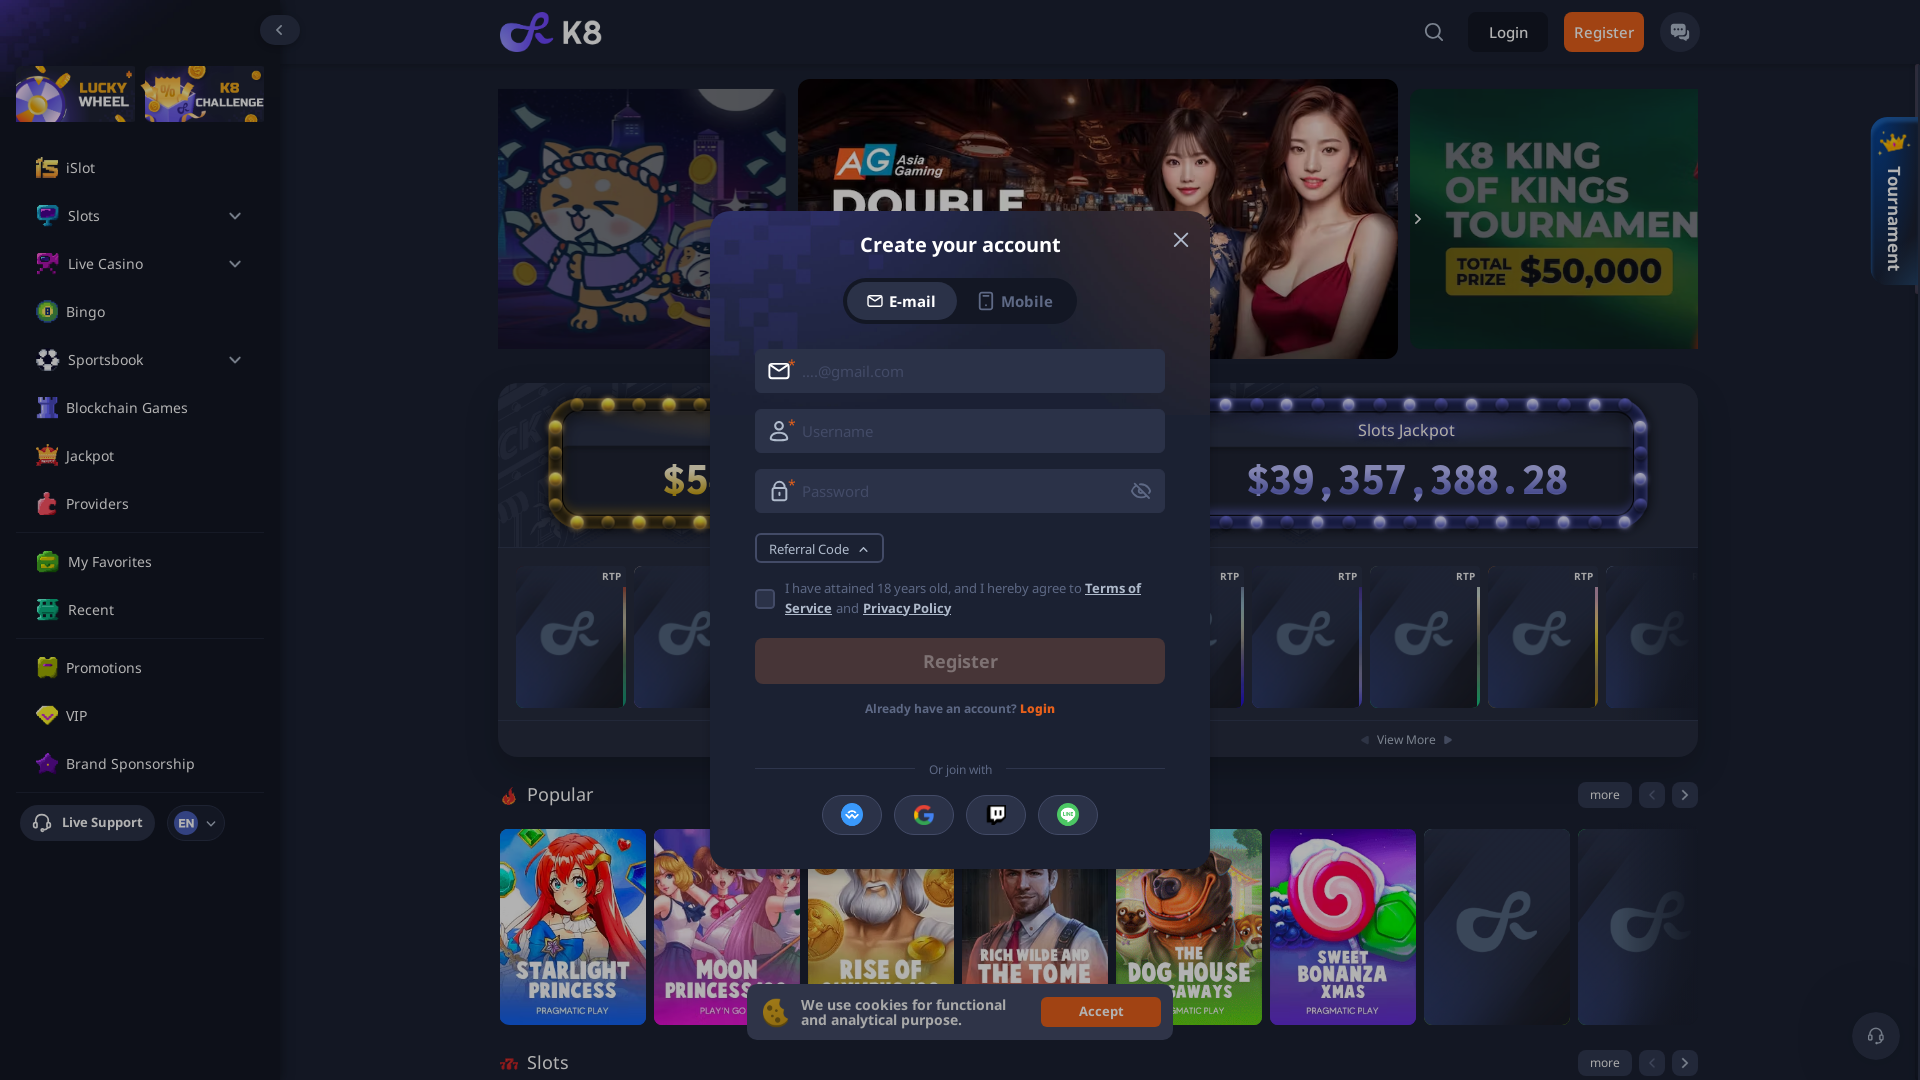 This screenshot has height=1080, width=1920. I want to click on 'Allstar 7s Hold and Win', so click(1306, 636).